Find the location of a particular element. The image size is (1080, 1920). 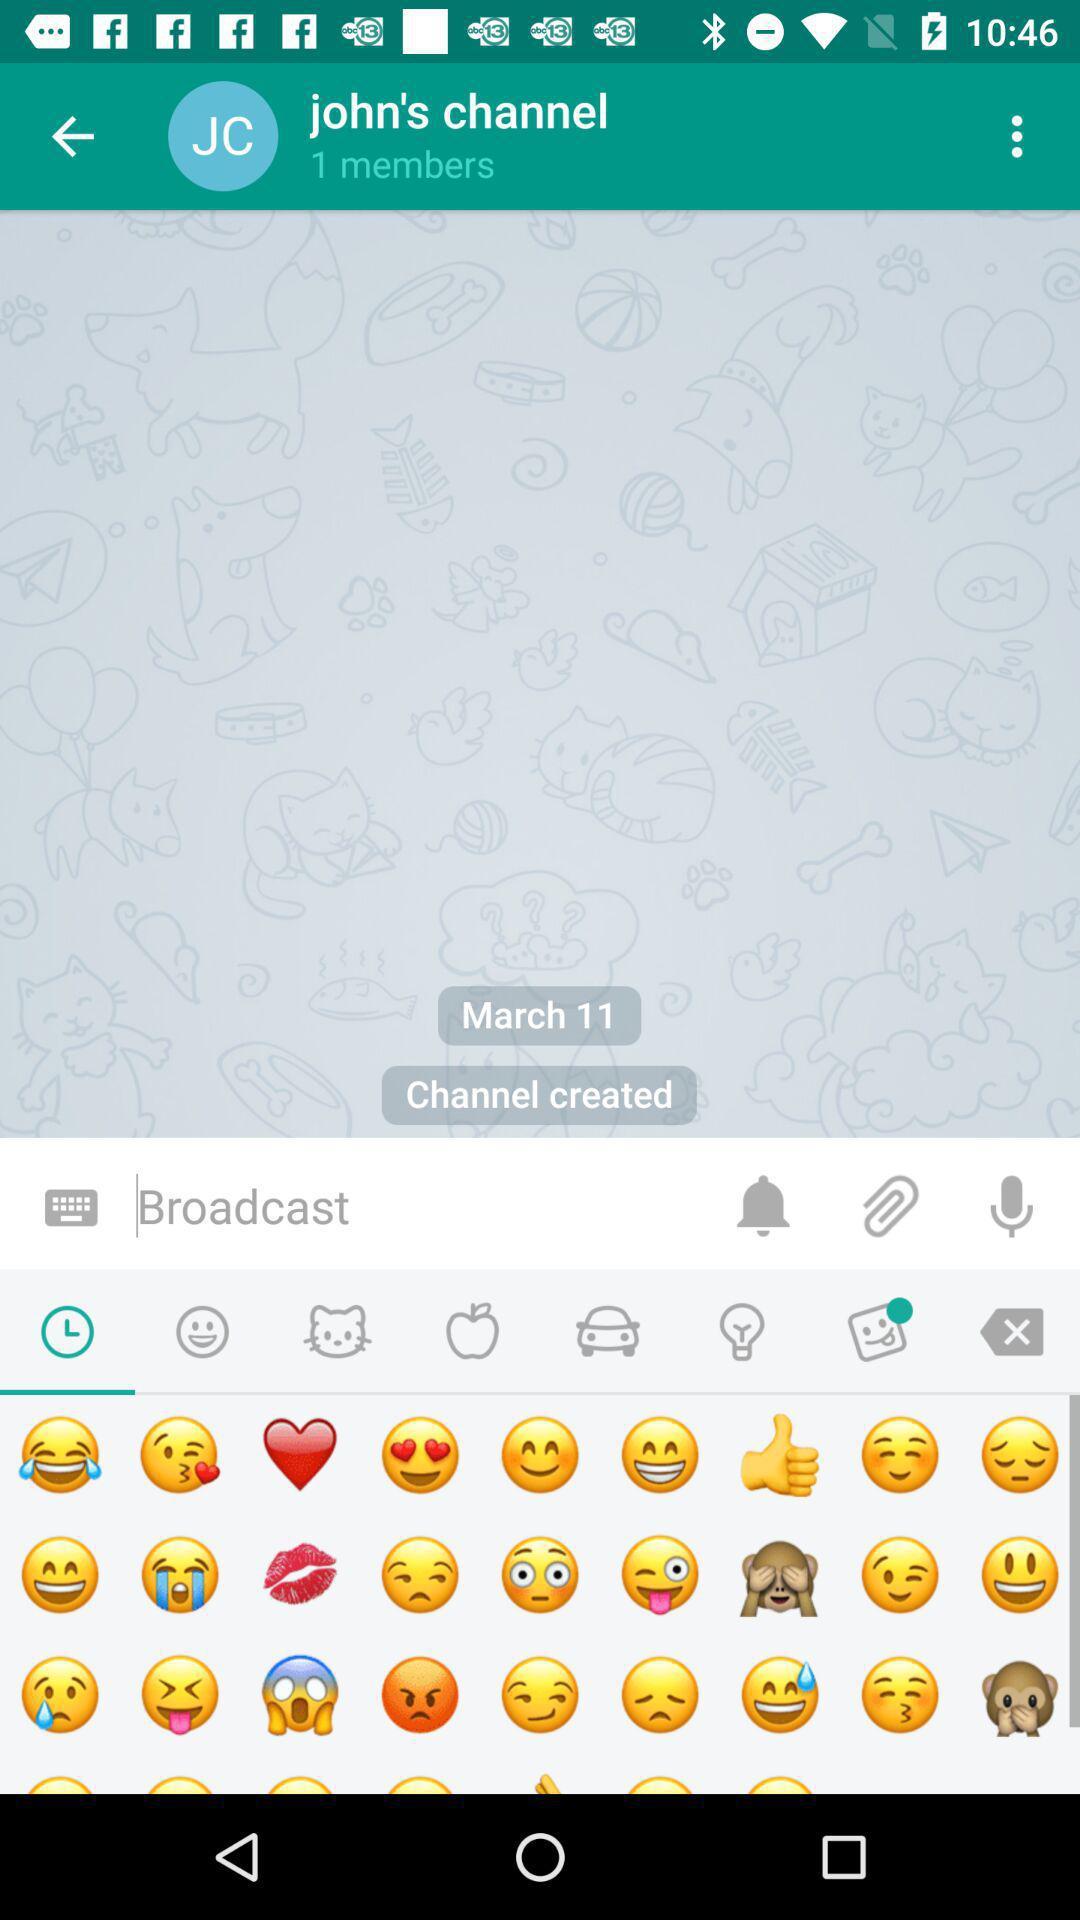

the thumbs_up icon is located at coordinates (778, 1454).